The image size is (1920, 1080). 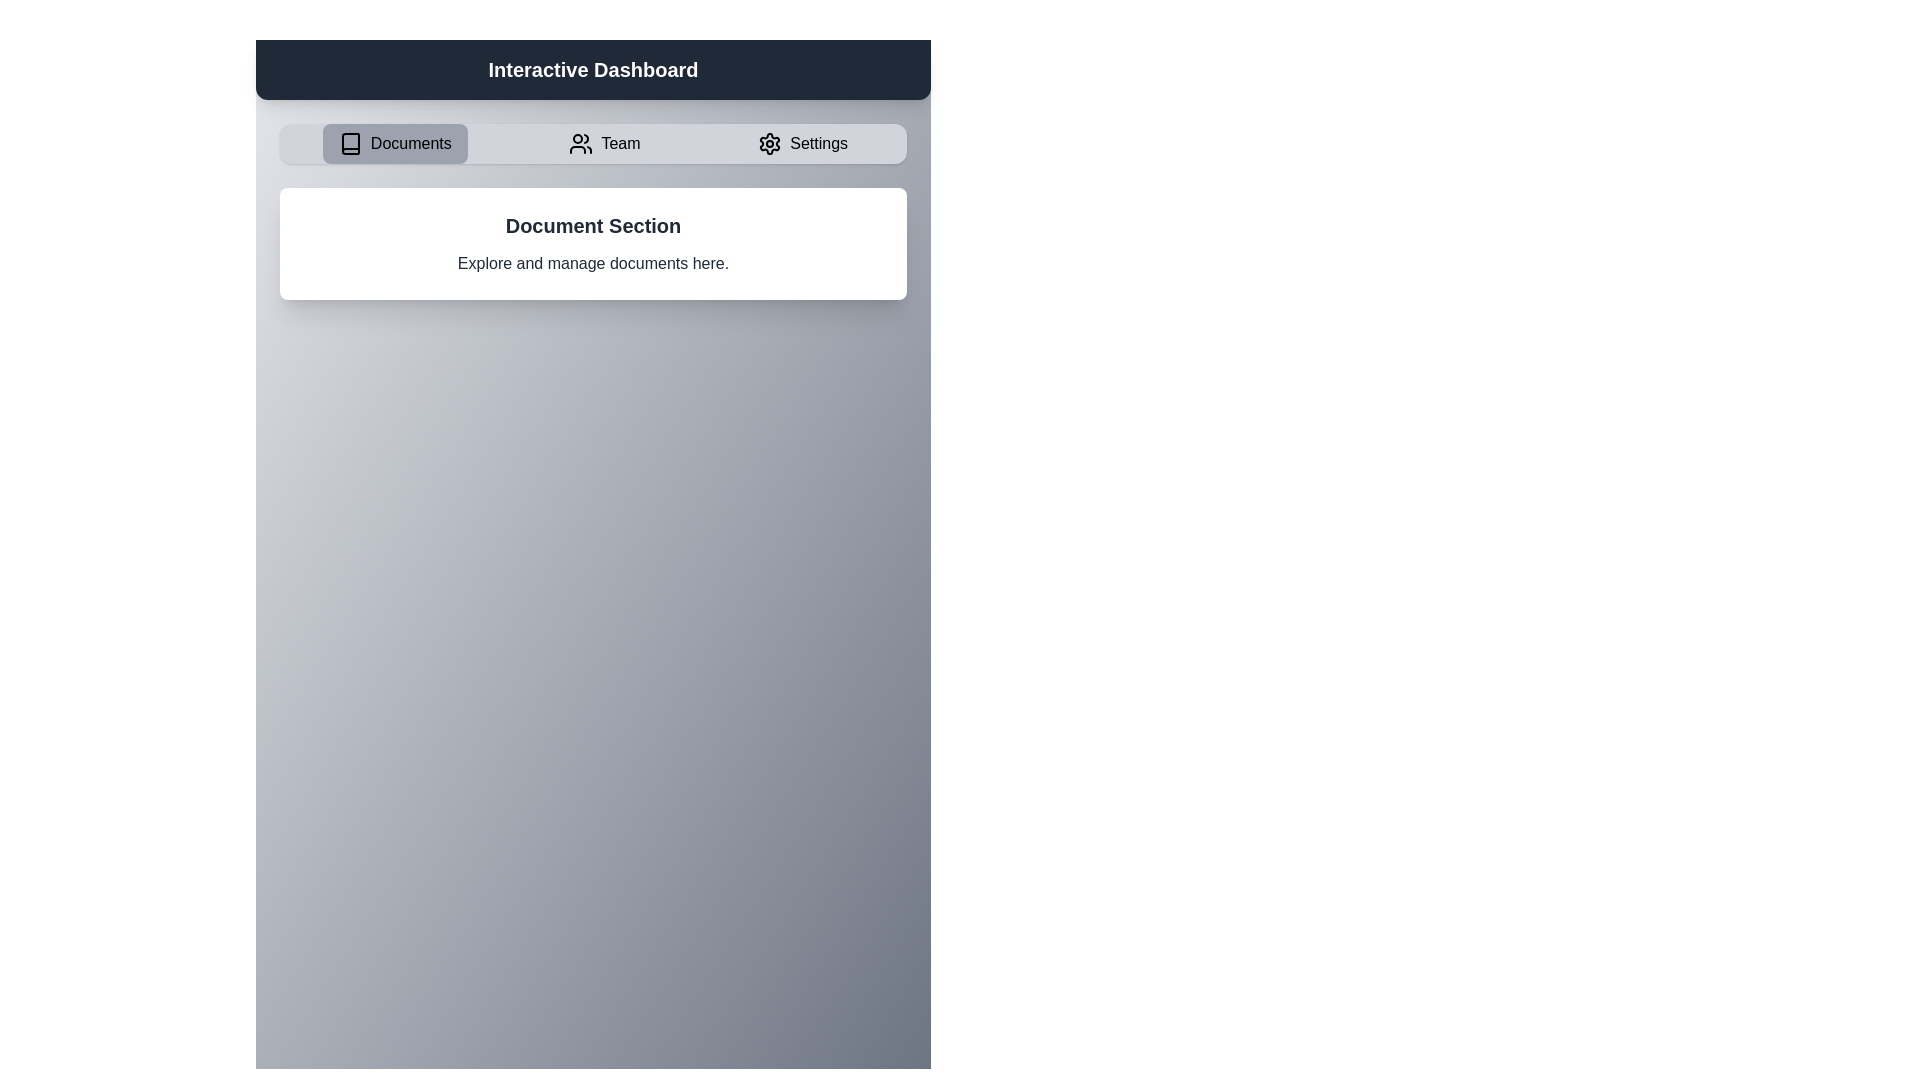 What do you see at coordinates (603, 142) in the screenshot?
I see `the second button in the horizontal navigation bar` at bounding box center [603, 142].